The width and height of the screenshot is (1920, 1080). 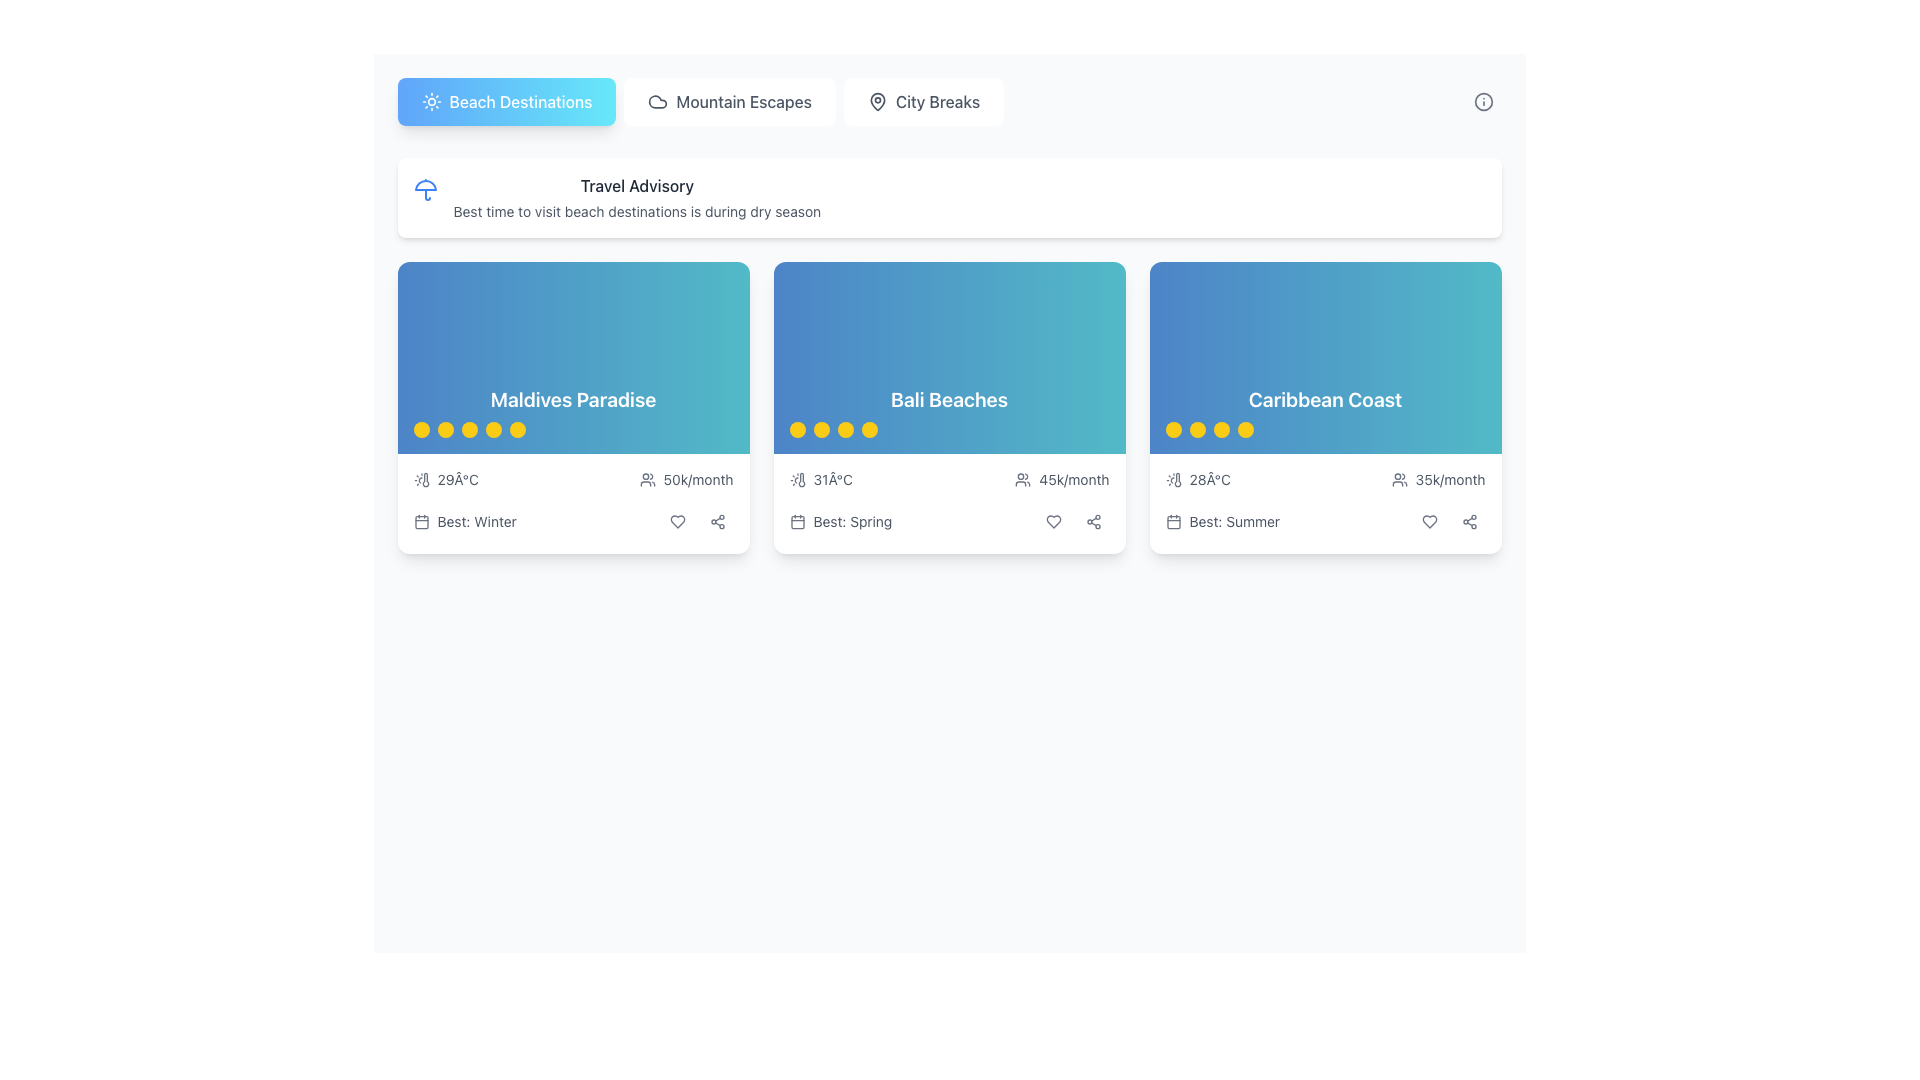 What do you see at coordinates (1220, 428) in the screenshot?
I see `the third circular icon representing a rating star located below the heading 'Caribbean Coast' in the rightmost card of three displayed horizontally` at bounding box center [1220, 428].